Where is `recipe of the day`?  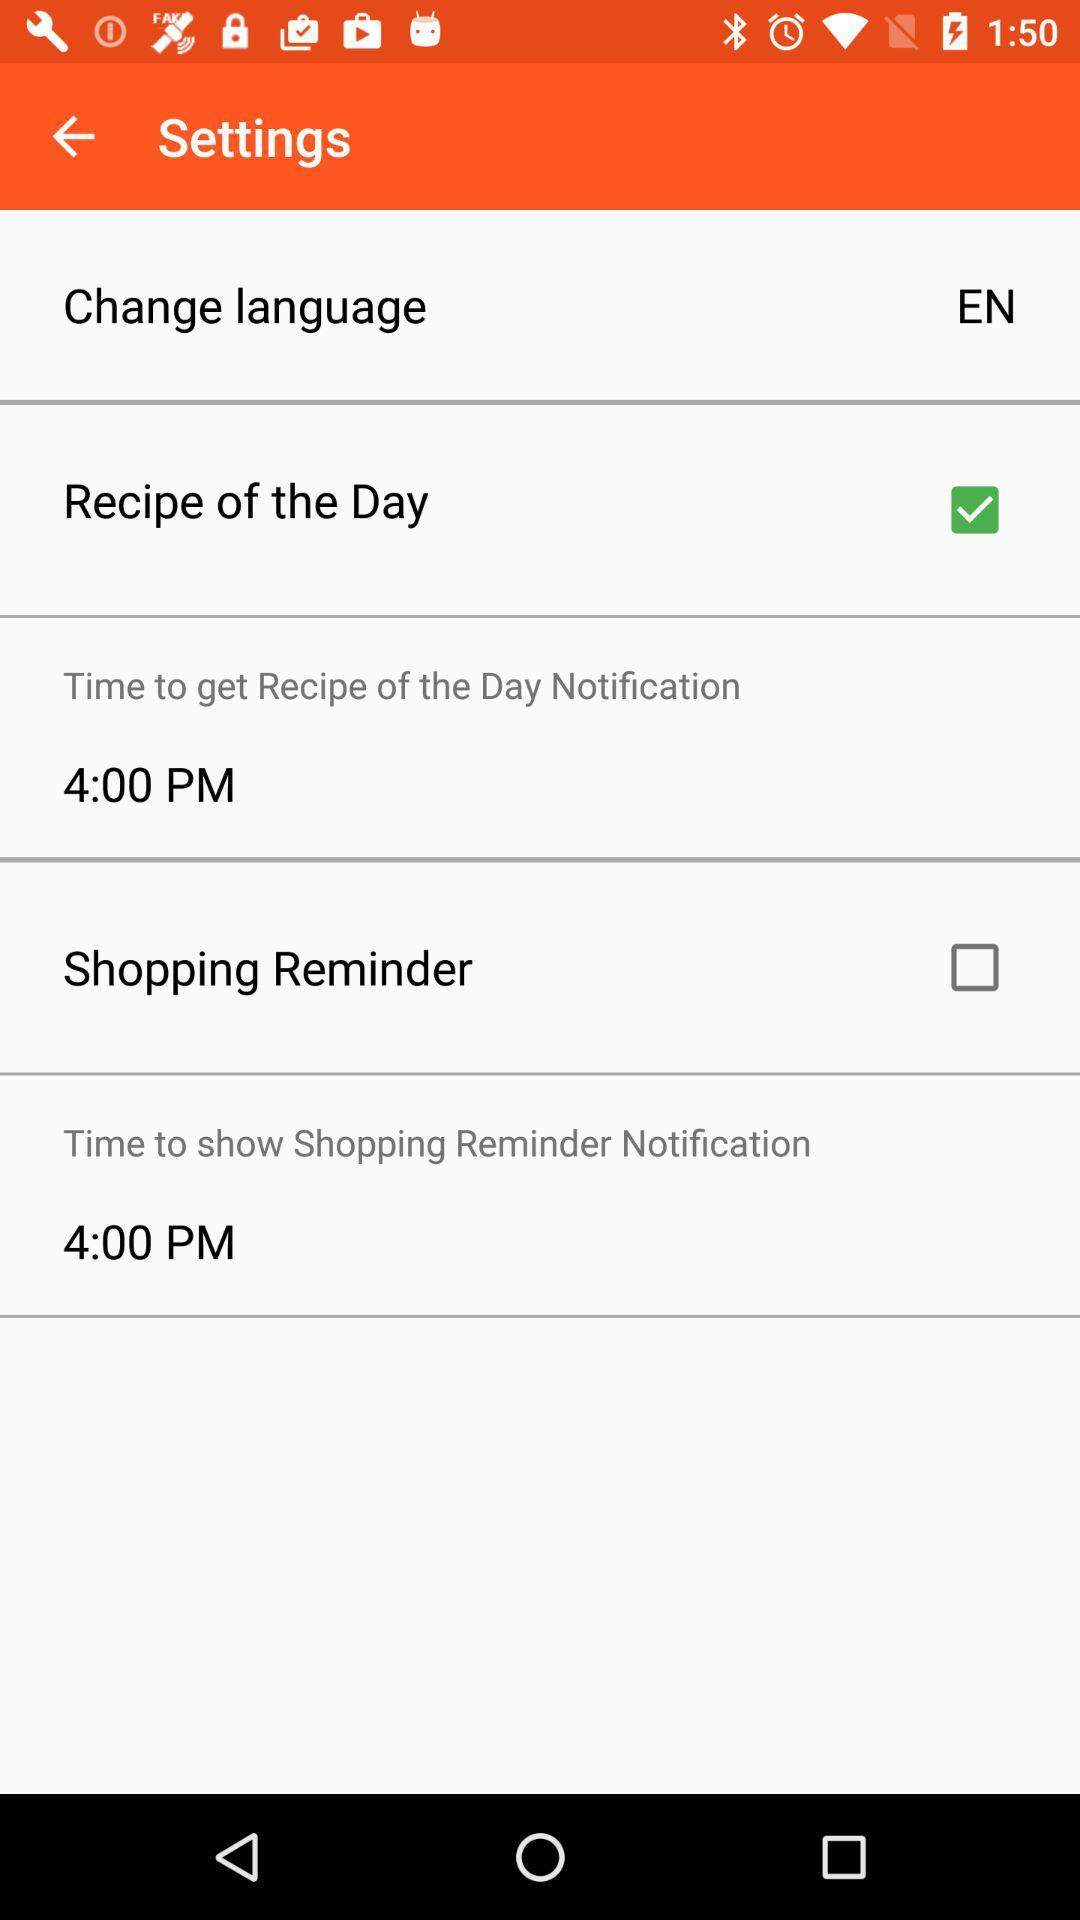
recipe of the day is located at coordinates (974, 509).